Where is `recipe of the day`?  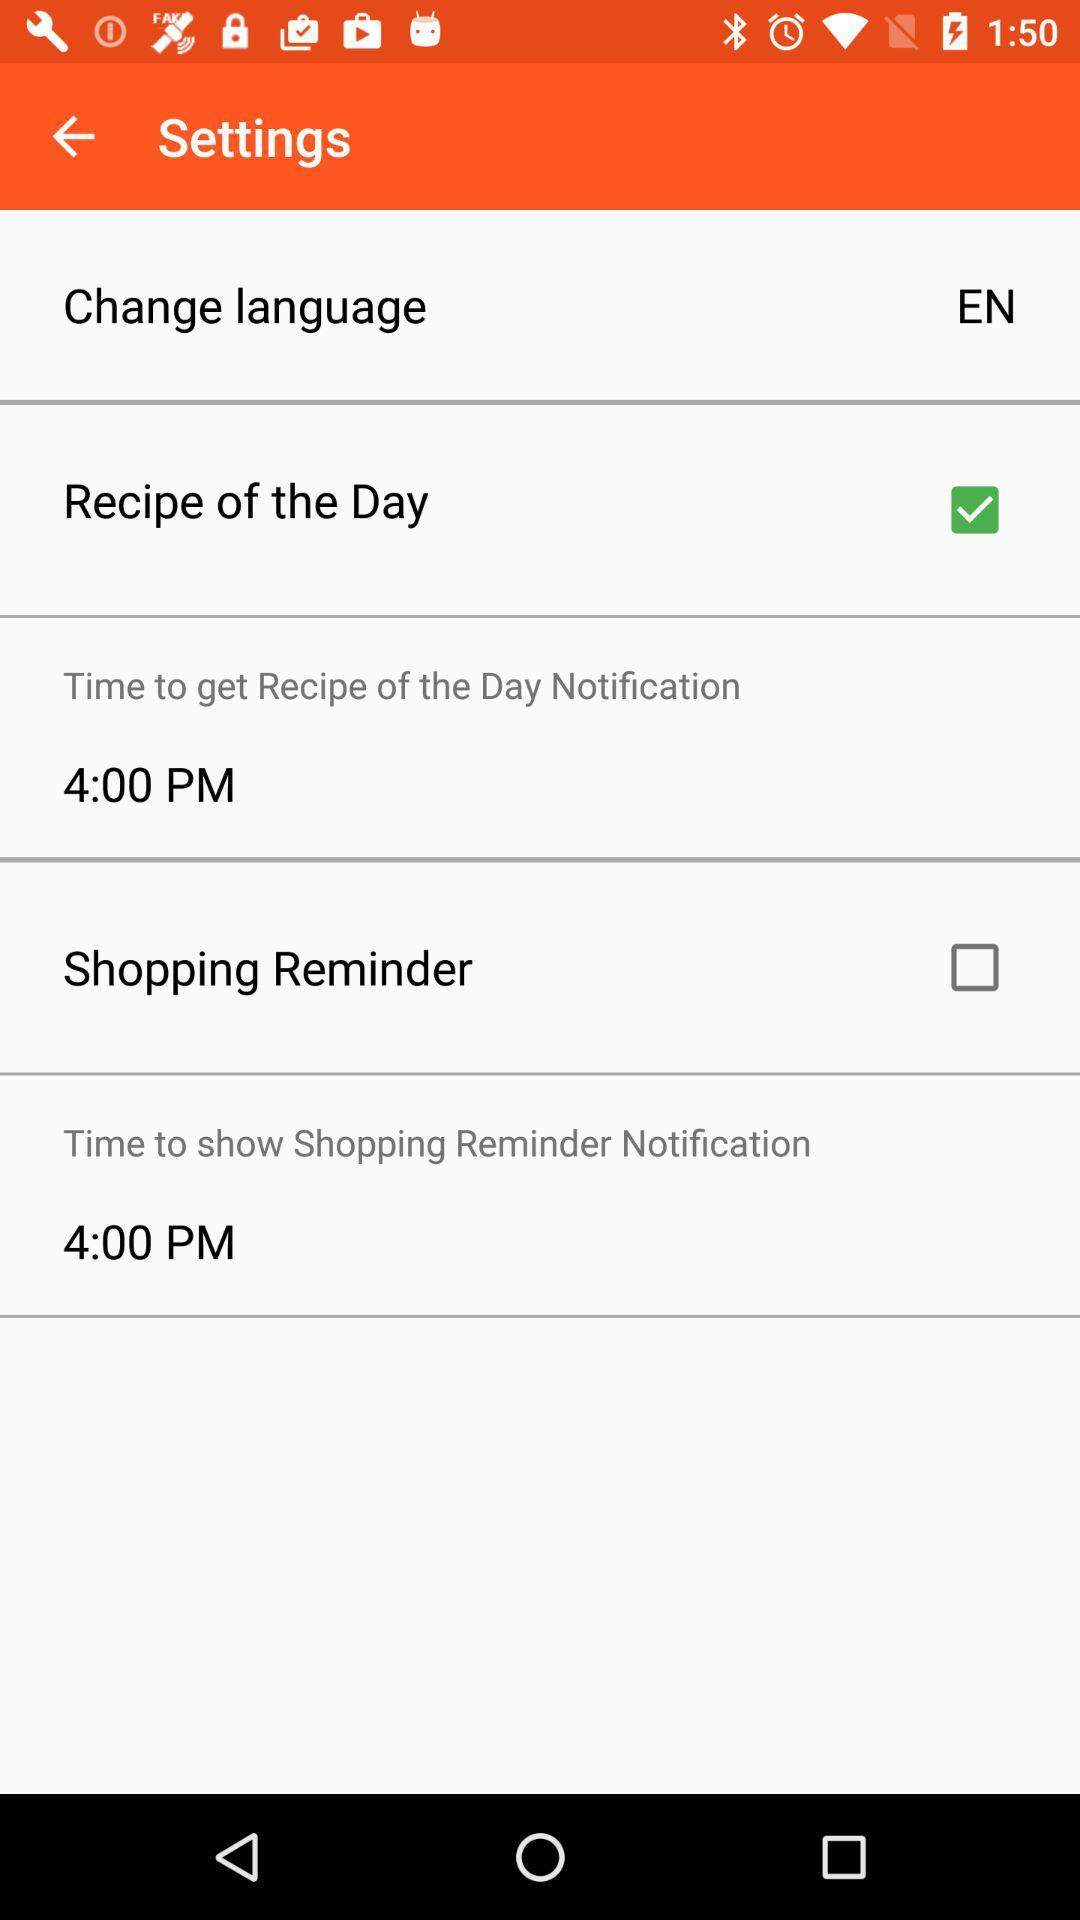
recipe of the day is located at coordinates (974, 509).